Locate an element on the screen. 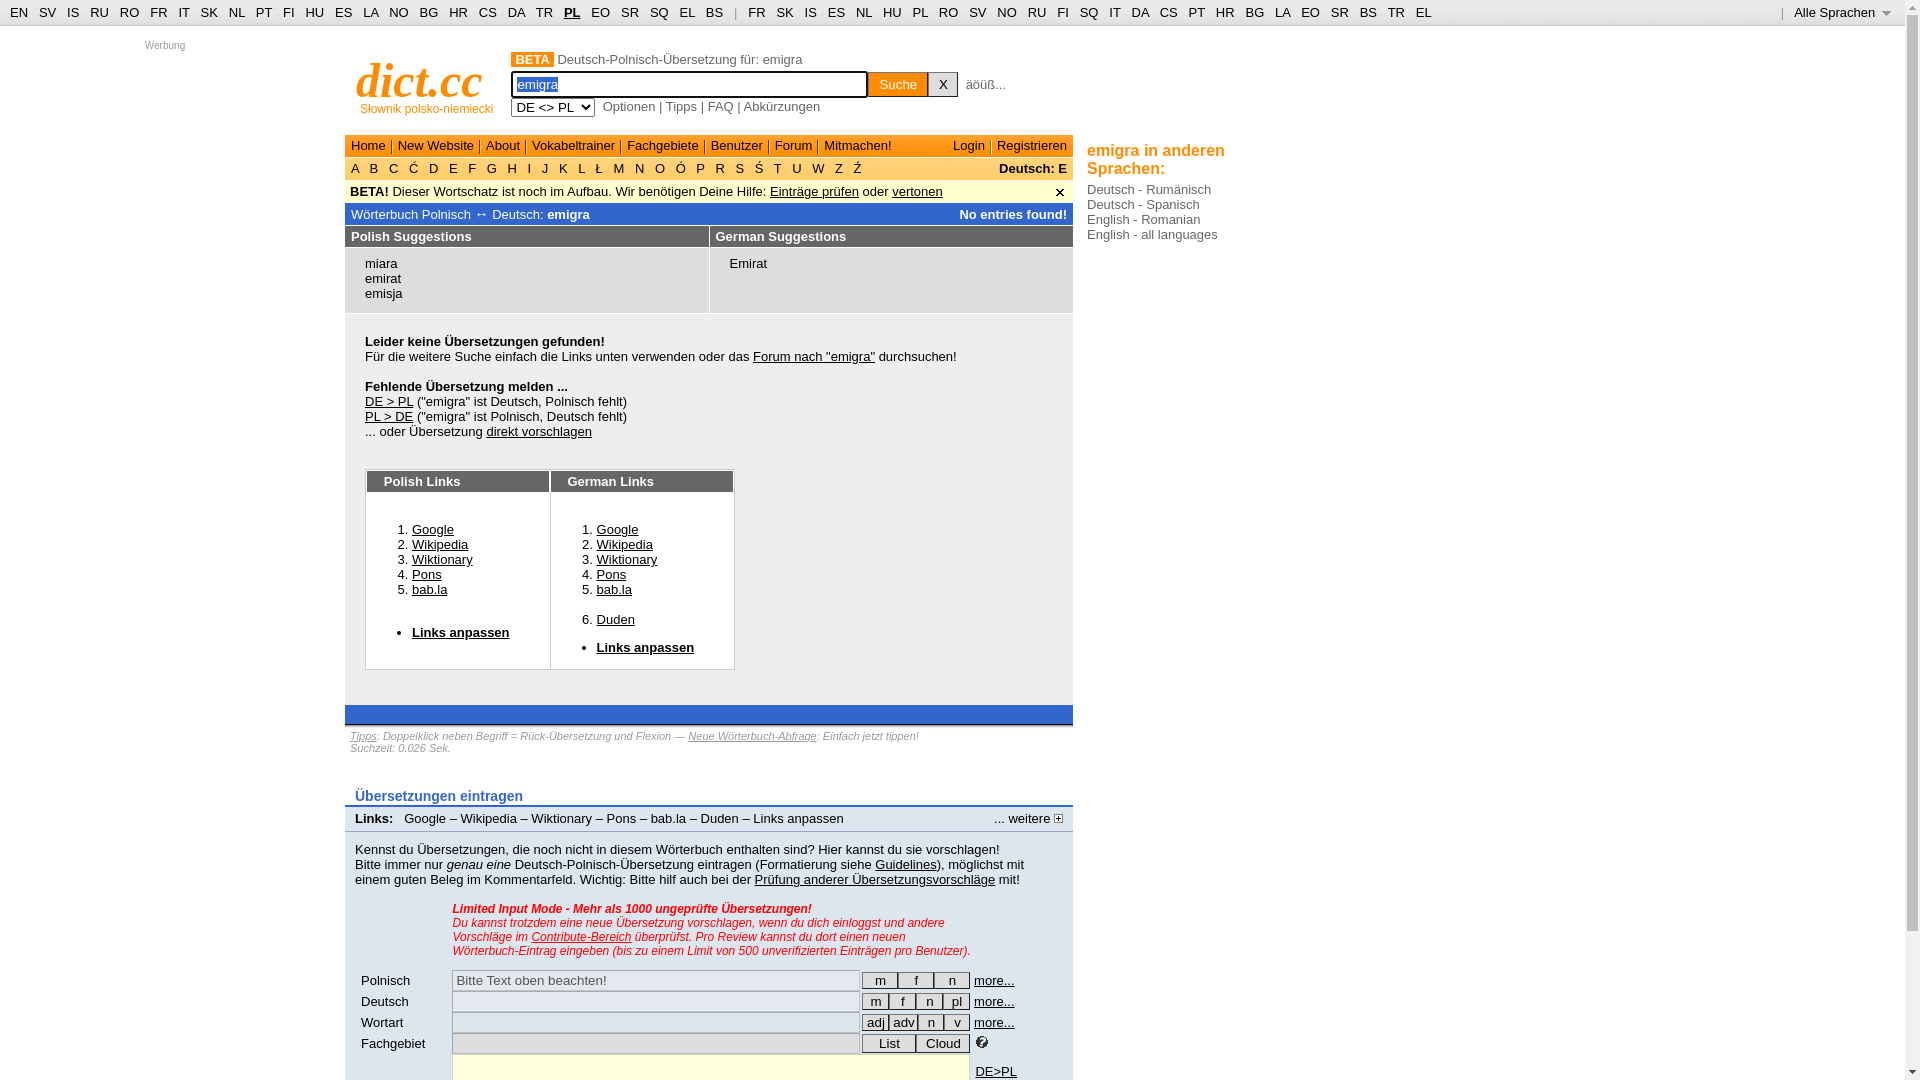 The height and width of the screenshot is (1080, 1920). 'PL' is located at coordinates (919, 12).